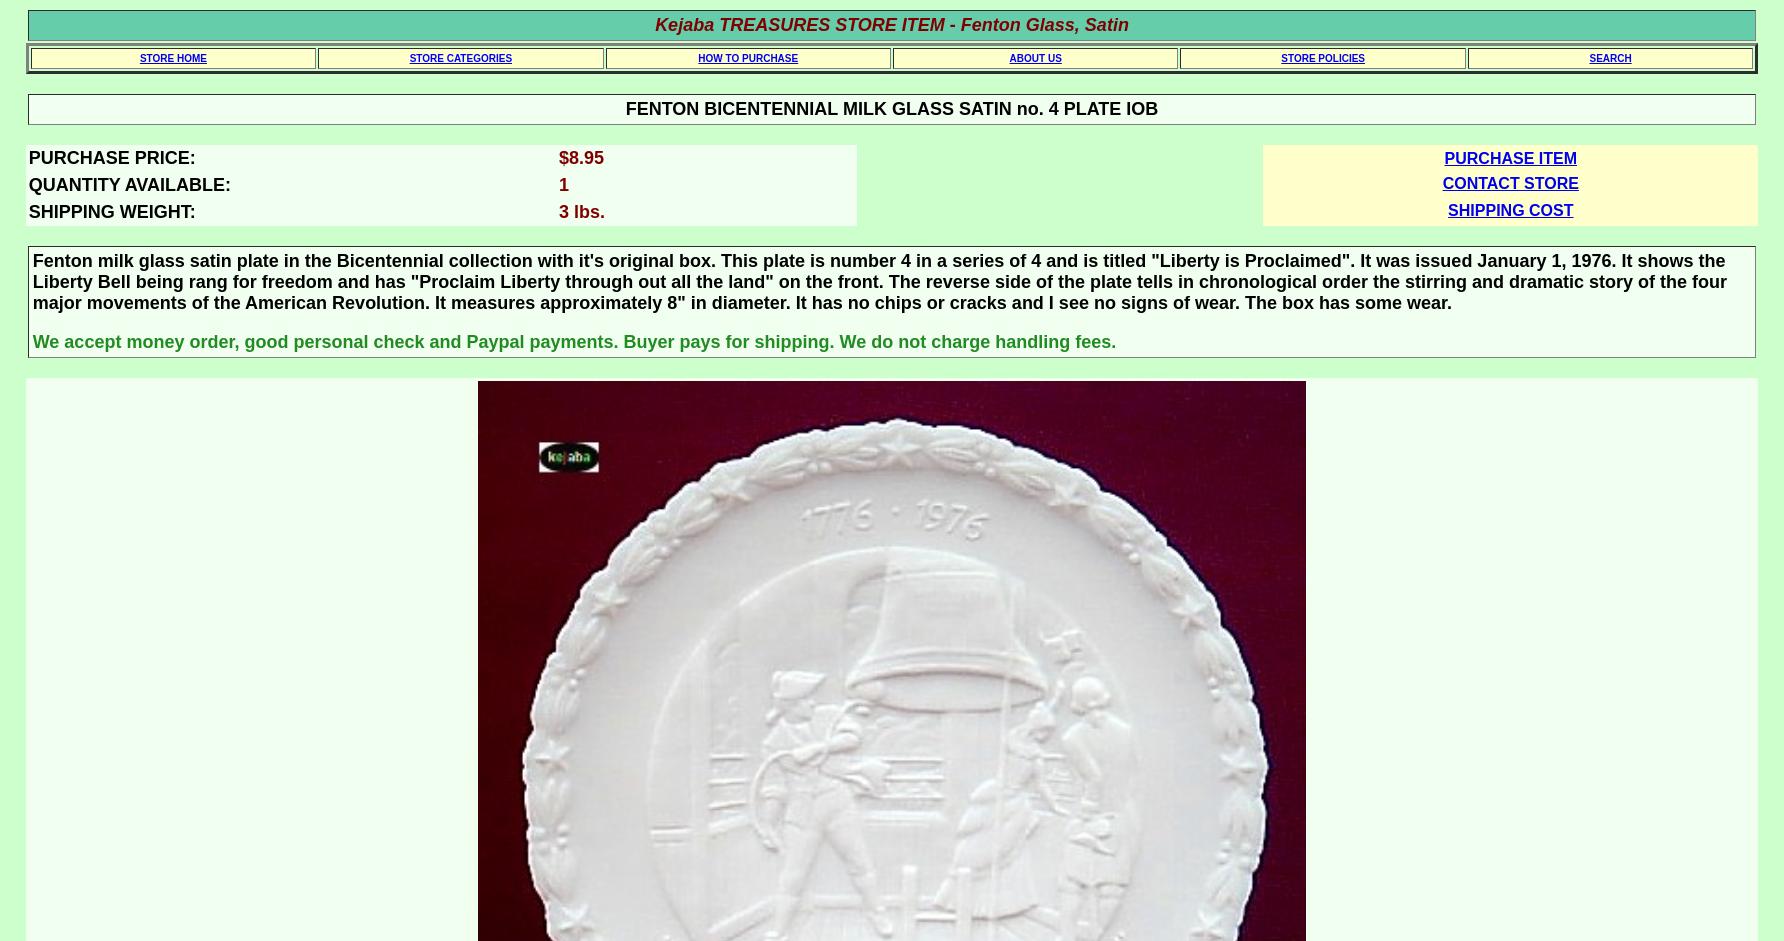  I want to click on 'SEARCH', so click(1589, 57).